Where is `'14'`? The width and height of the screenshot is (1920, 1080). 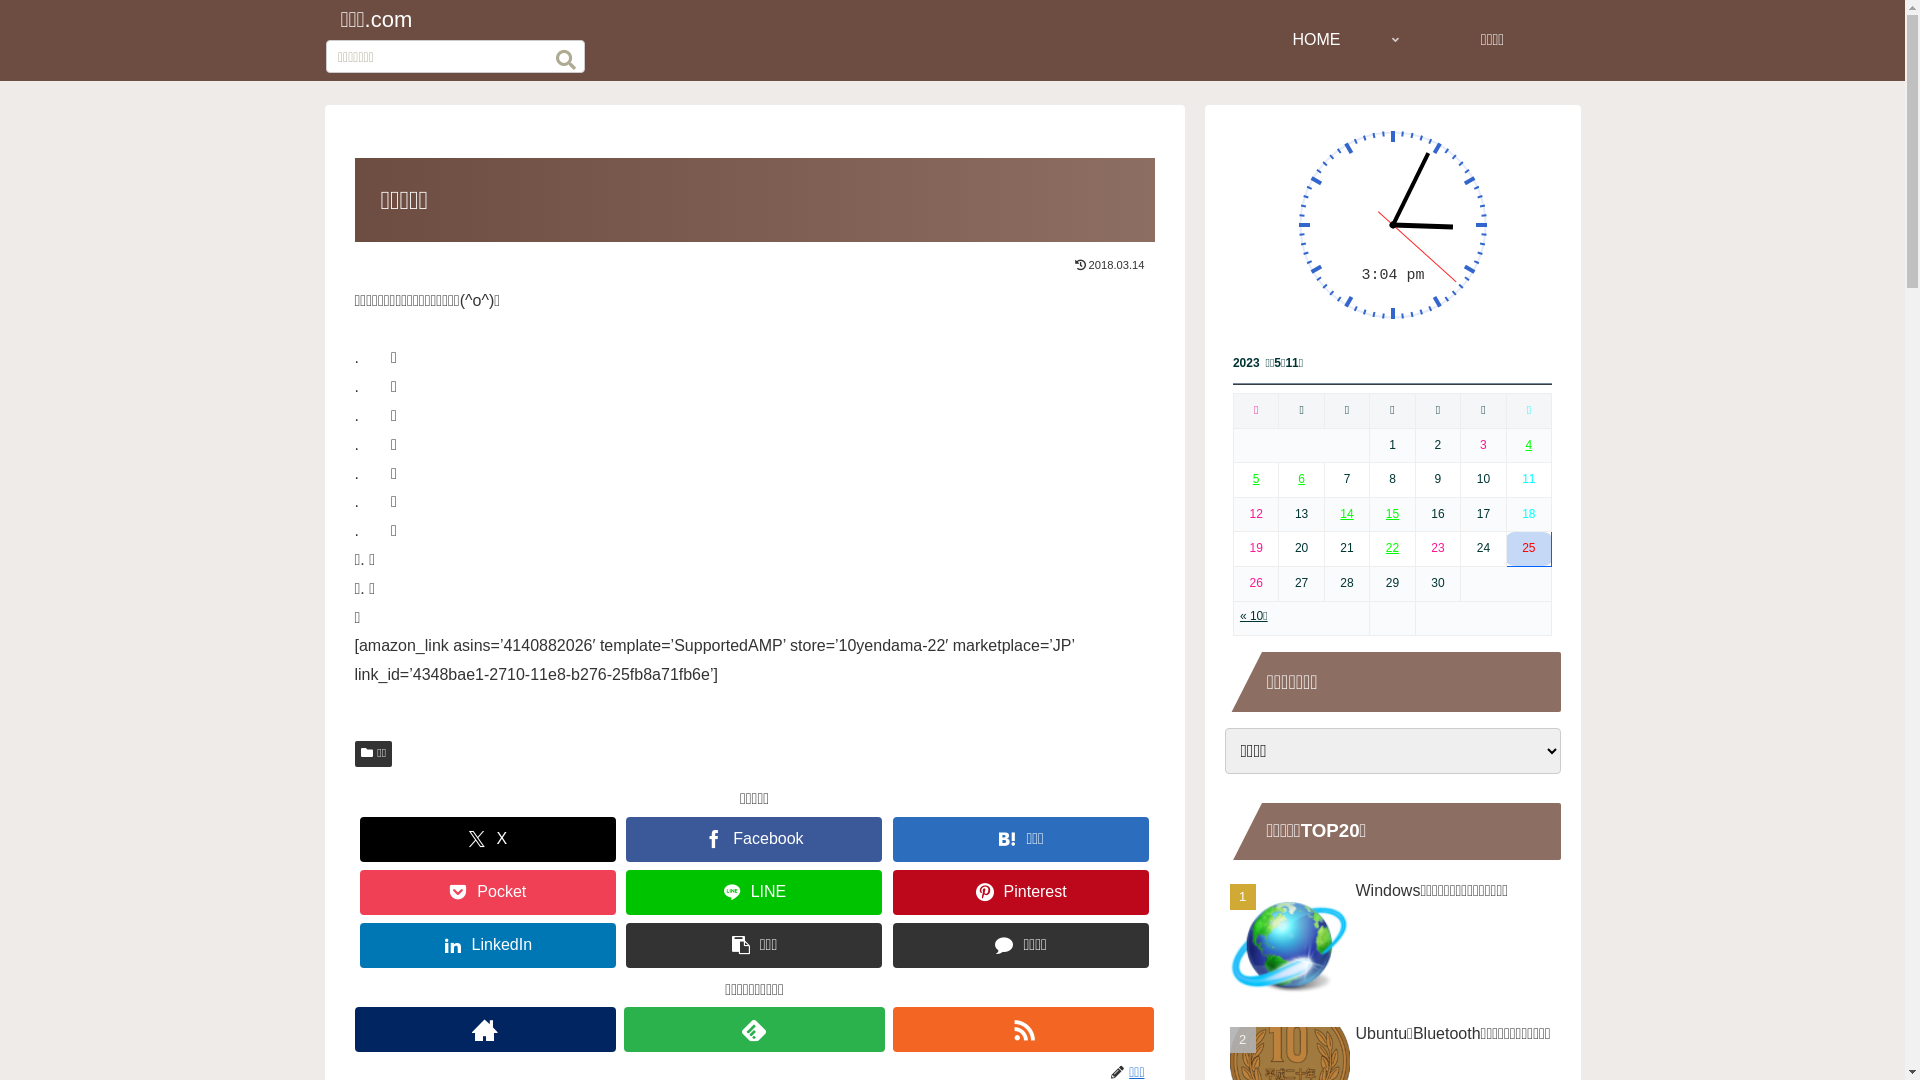 '14' is located at coordinates (1346, 512).